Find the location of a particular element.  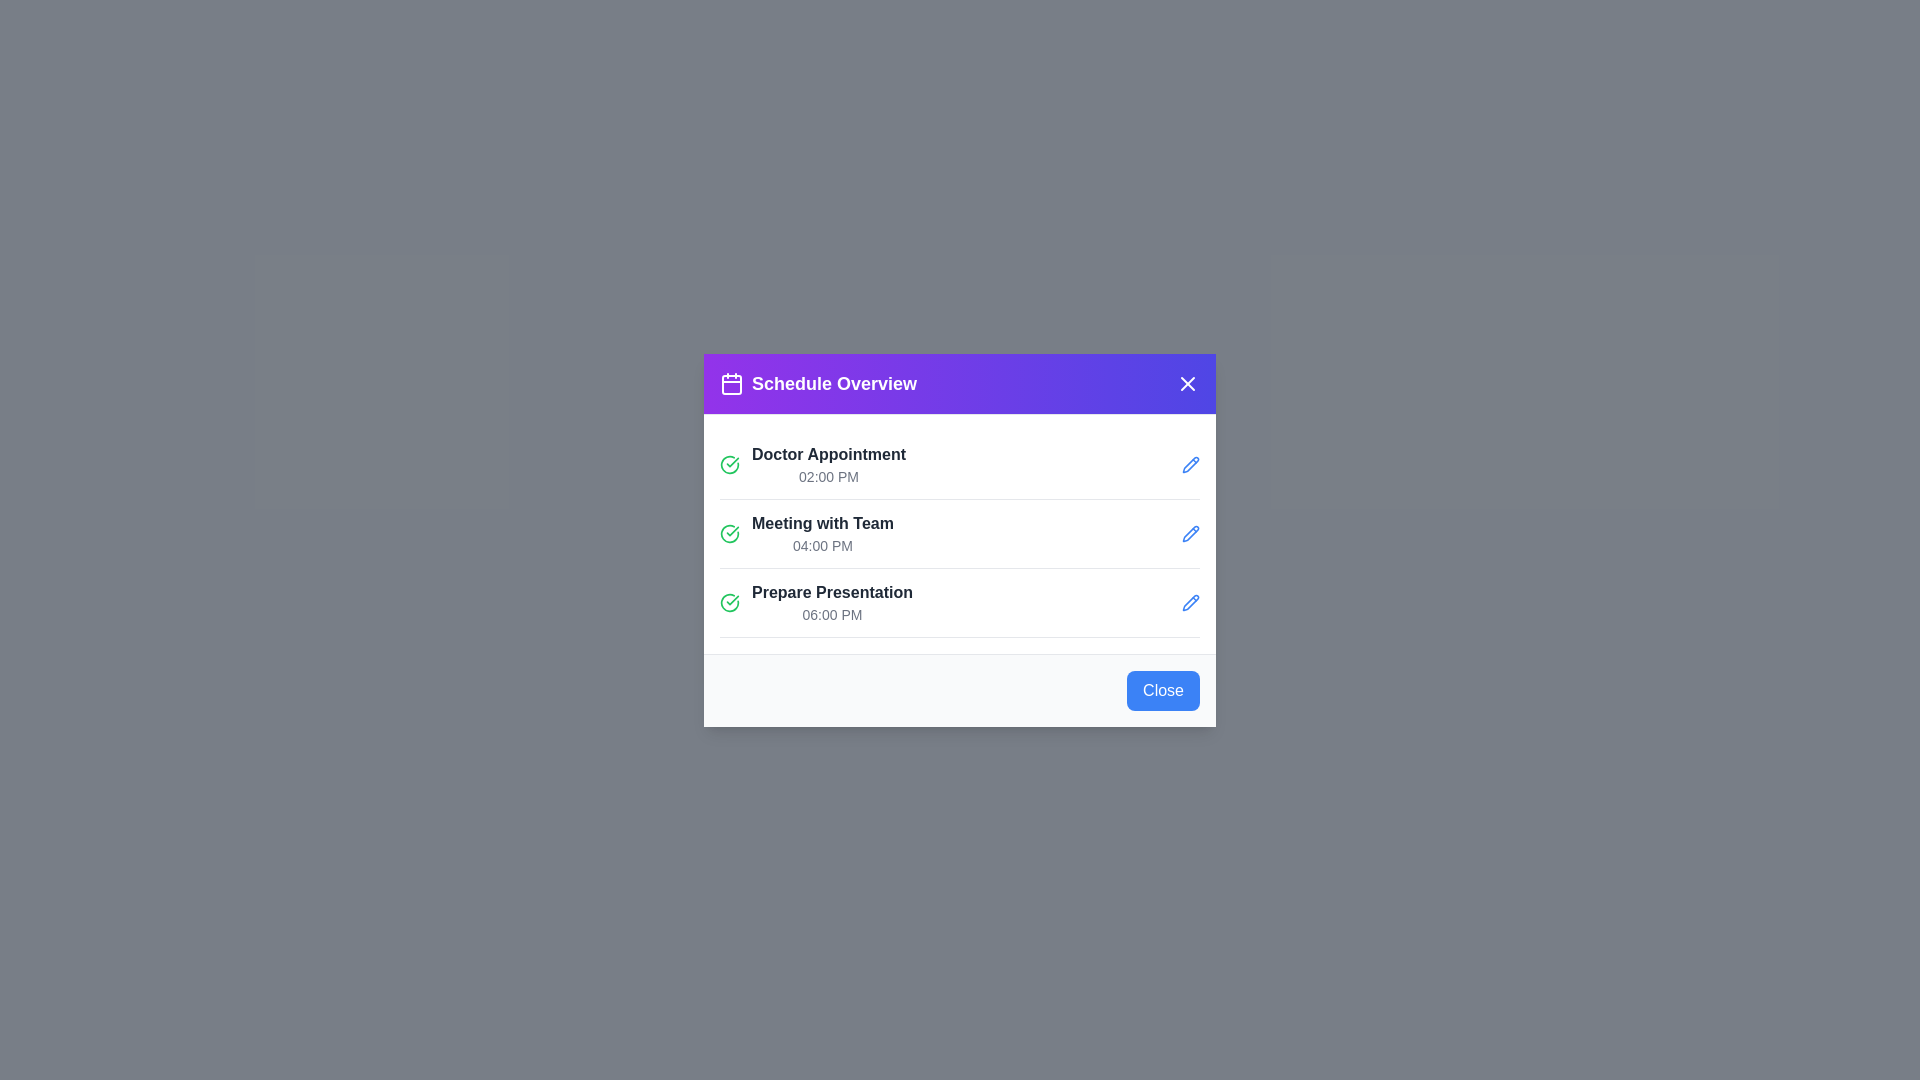

the schedule entry titled 'Meeting with Team' is located at coordinates (960, 540).